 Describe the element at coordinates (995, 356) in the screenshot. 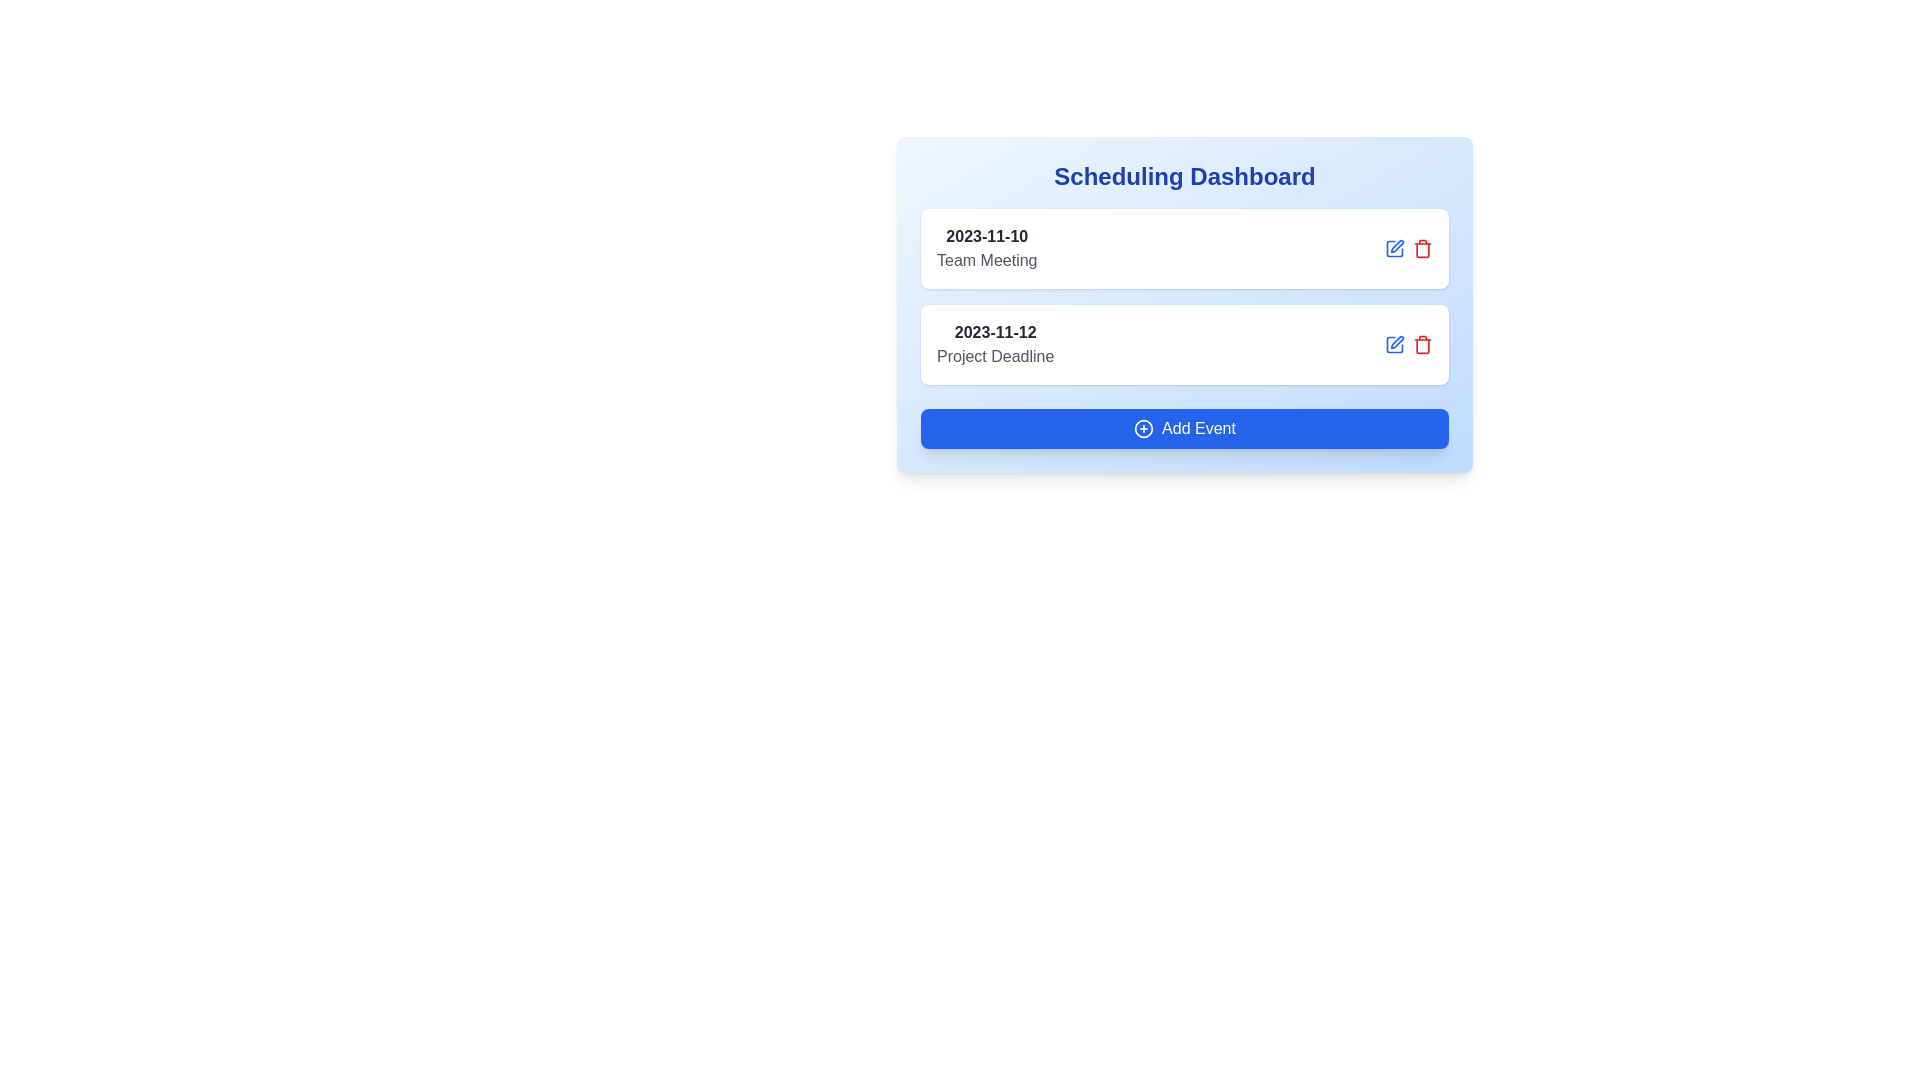

I see `the Text label that provides descriptive information about the associated date '2023-11-12', located in the middle section of the Scheduling Dashboard, specifically in the second event block` at that location.